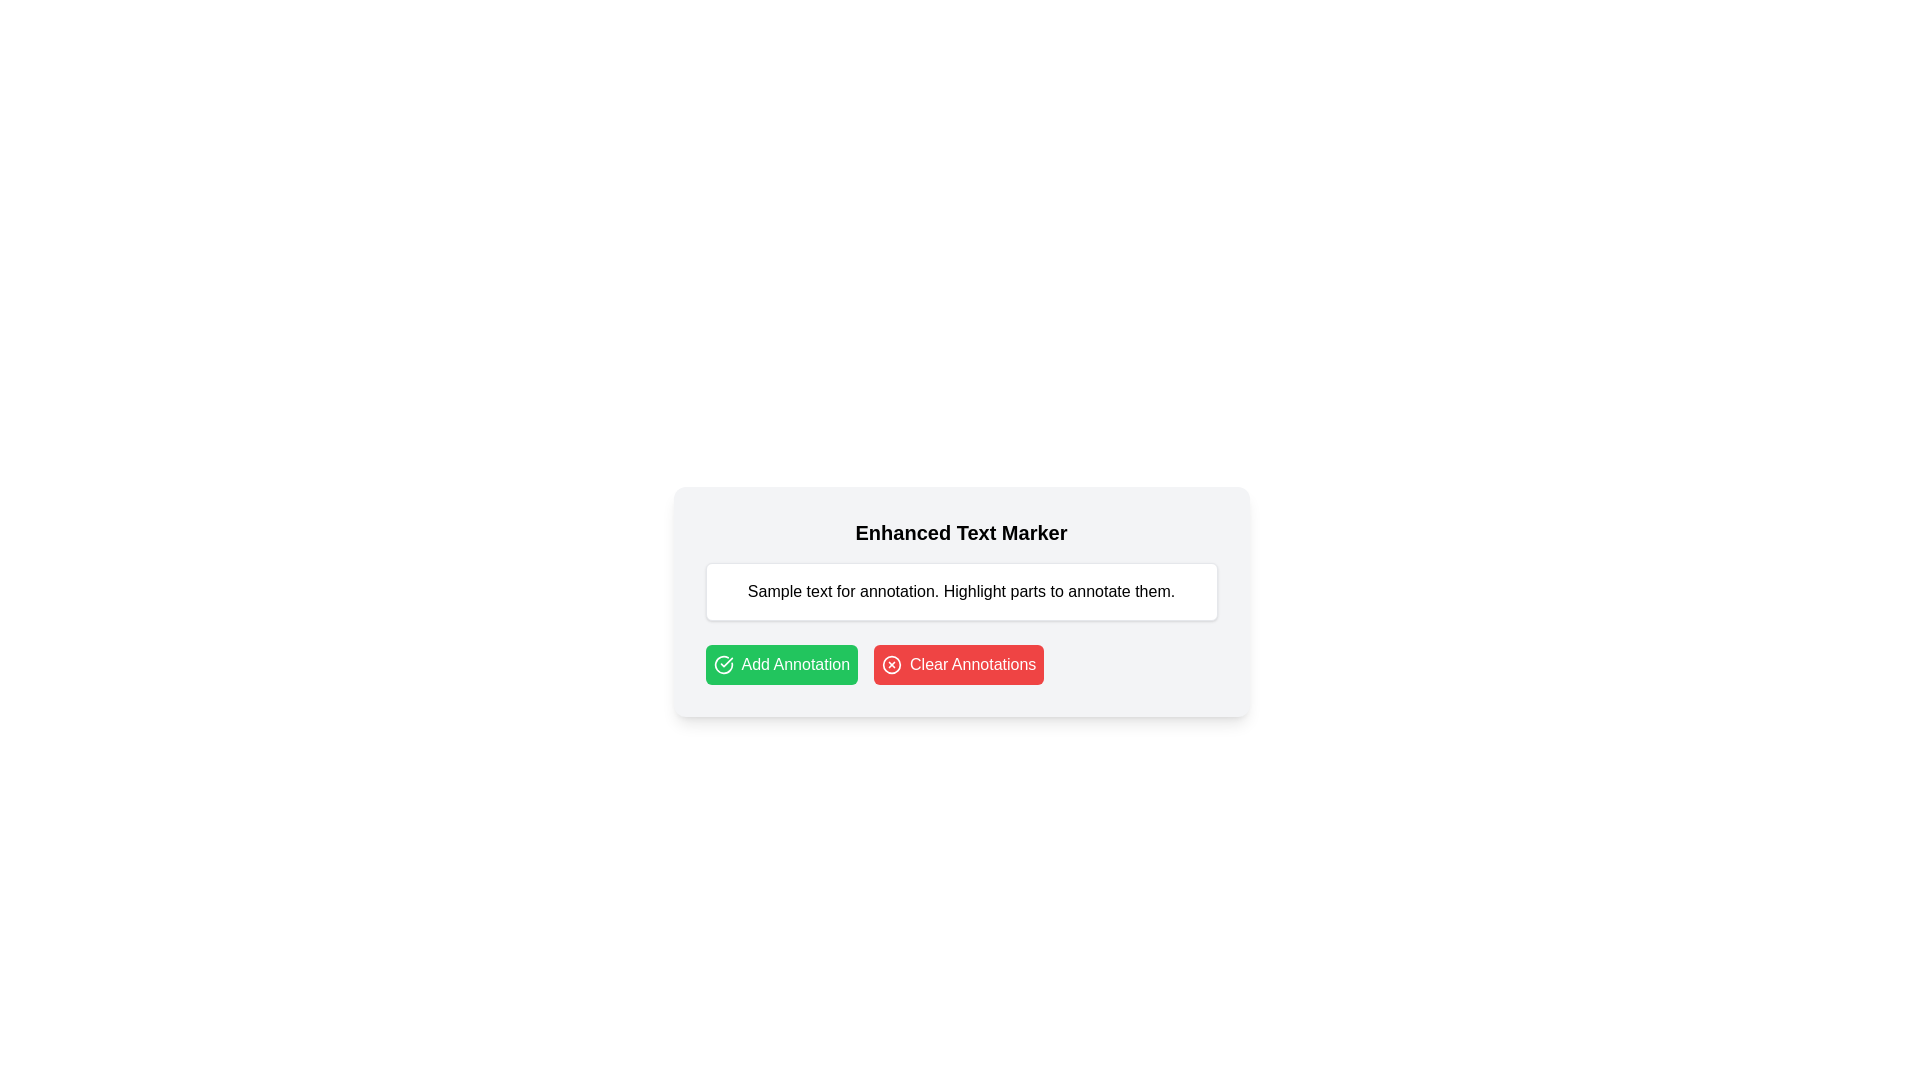 The height and width of the screenshot is (1080, 1920). I want to click on the lowercase letter 'a' in the word 'Sample' within the sentence 'Sample text for annotation.', so click(762, 590).